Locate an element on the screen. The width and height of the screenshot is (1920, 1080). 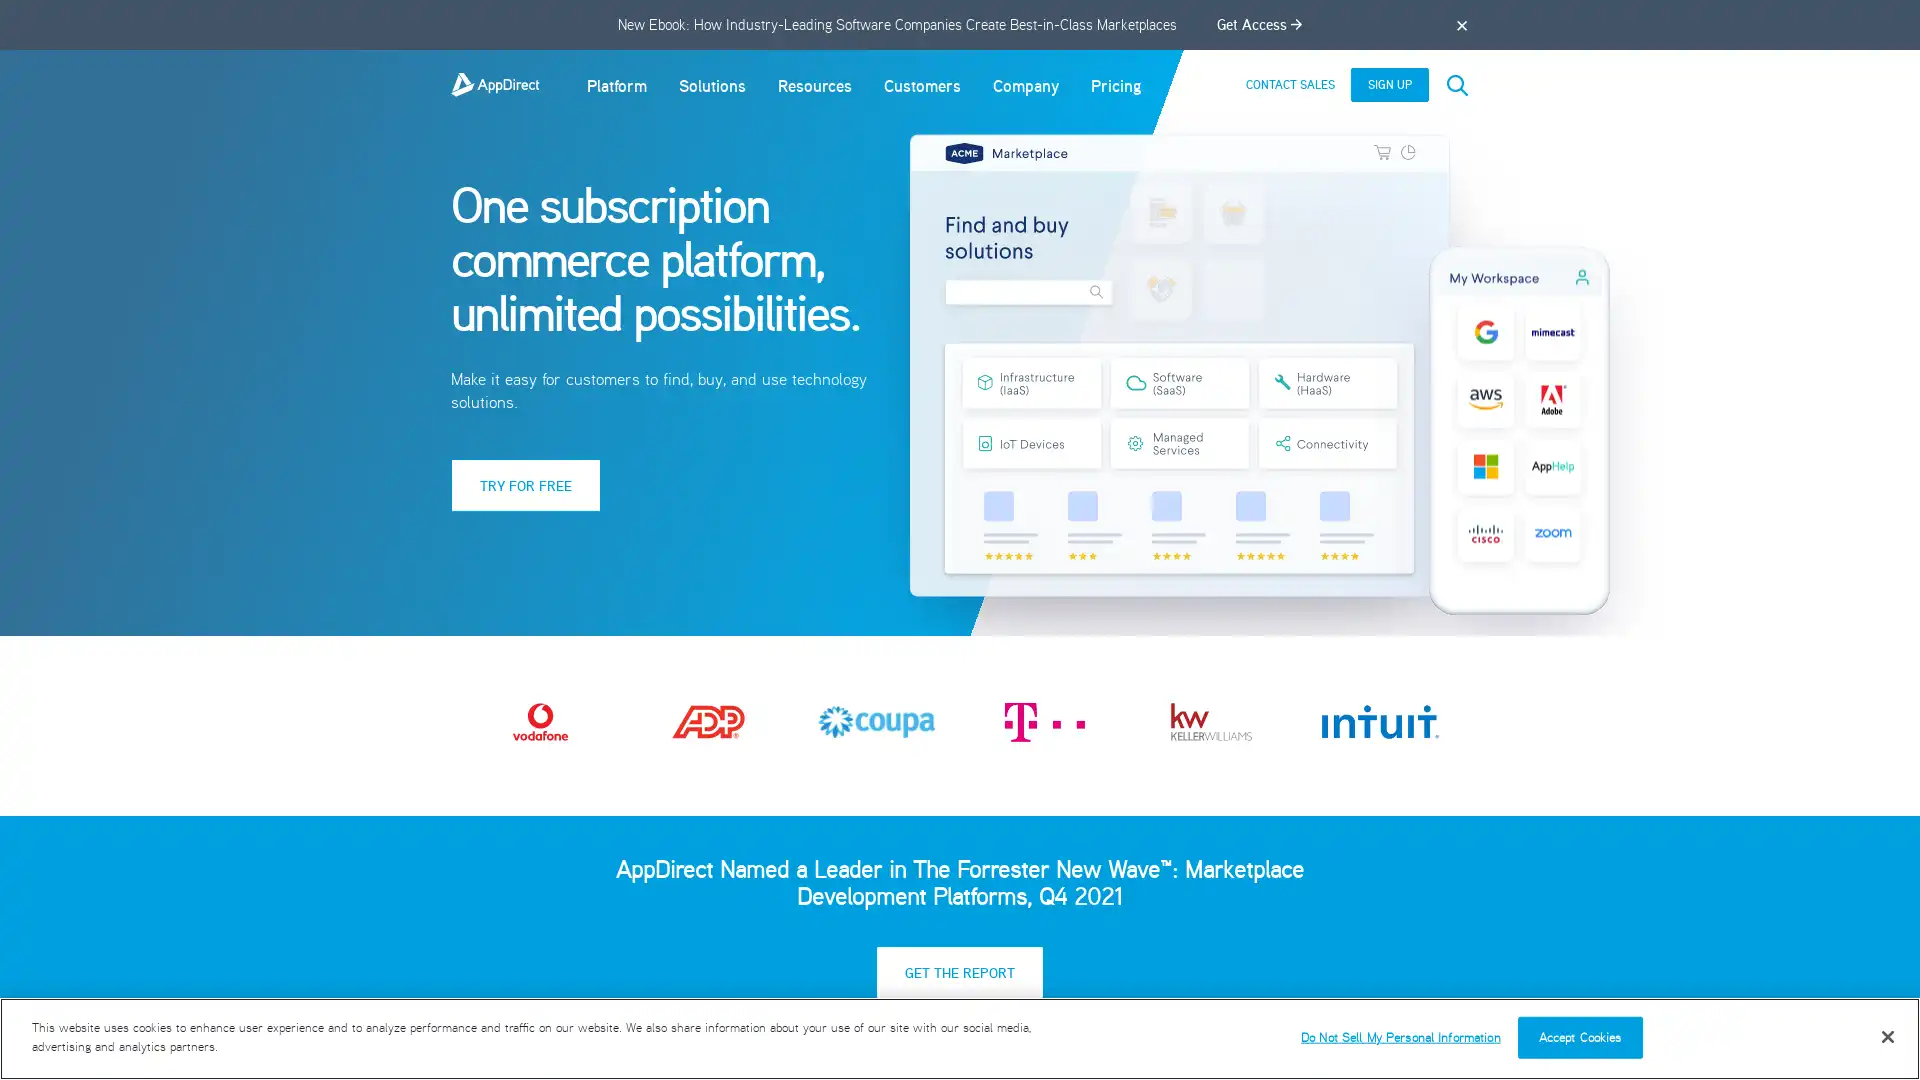
Close is located at coordinates (1886, 1035).